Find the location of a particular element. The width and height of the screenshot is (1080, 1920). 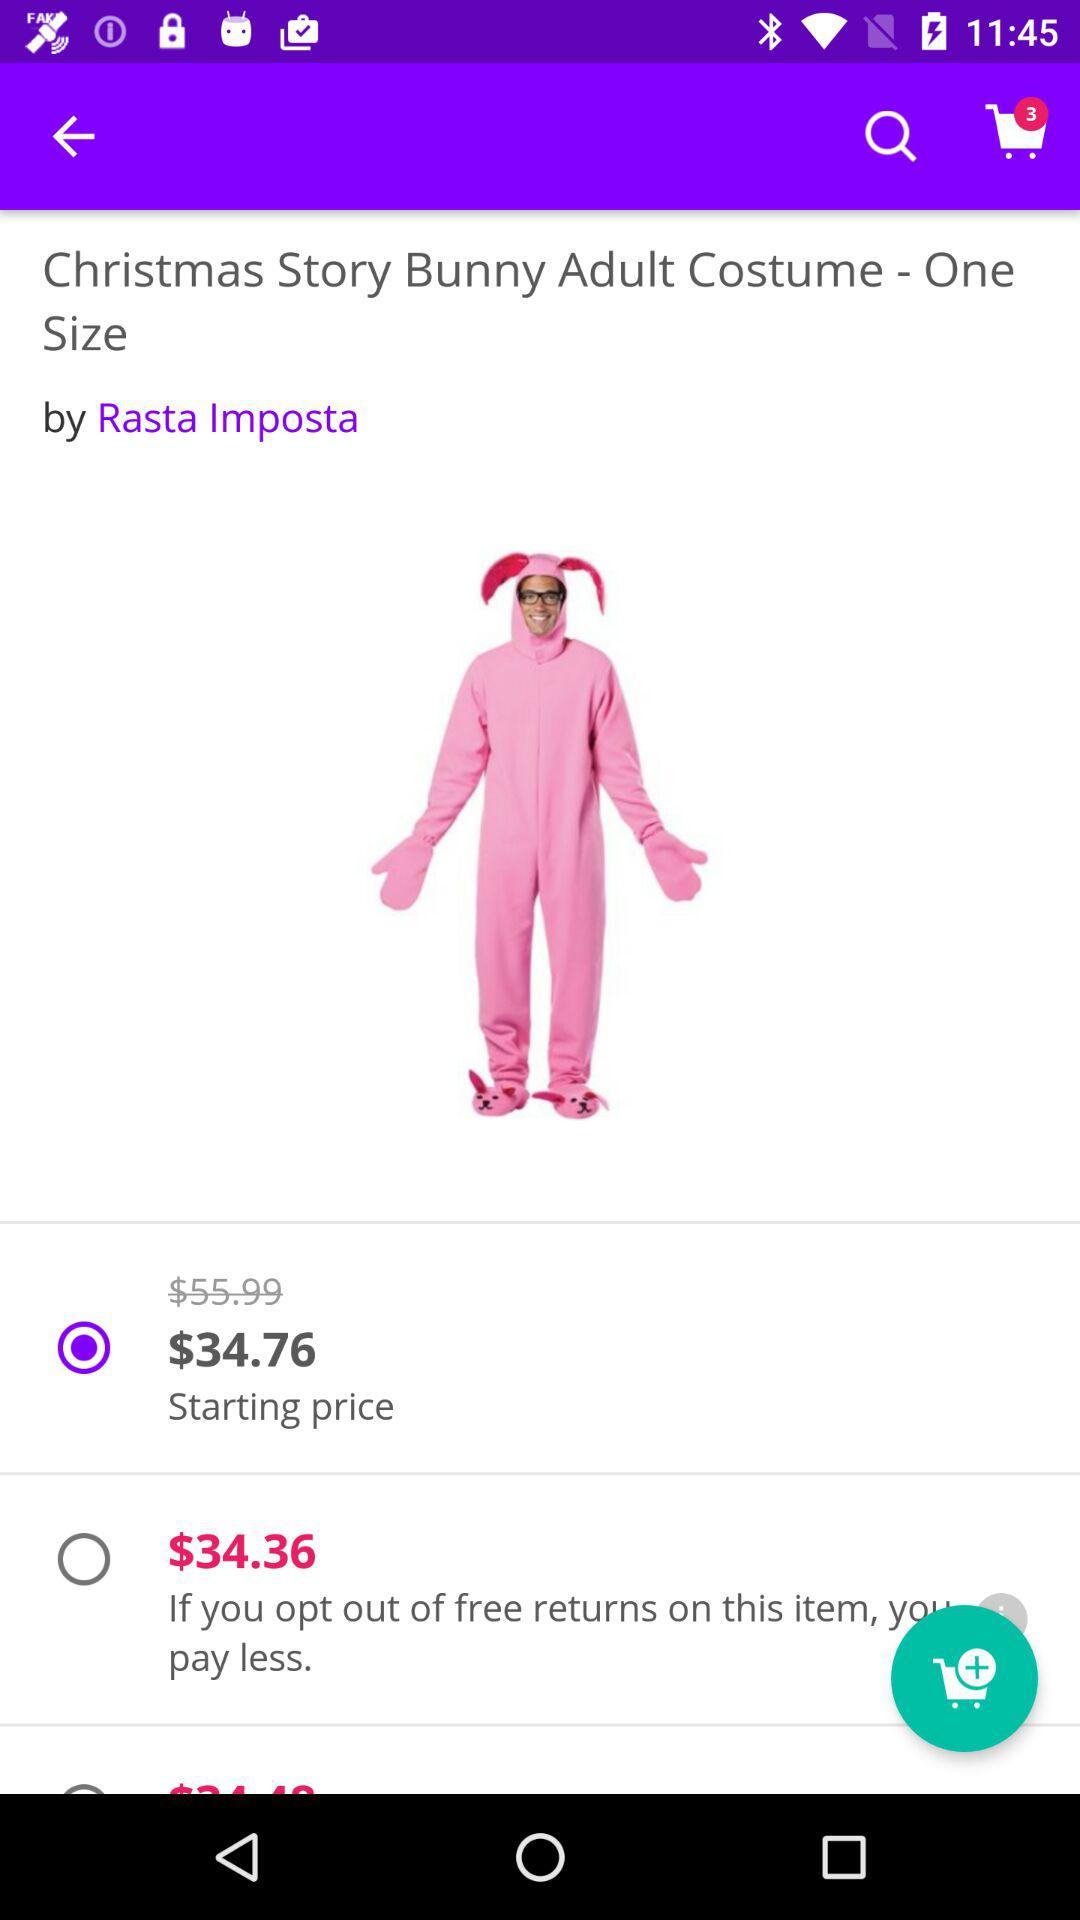

the icon below christmas story bunny icon is located at coordinates (200, 415).